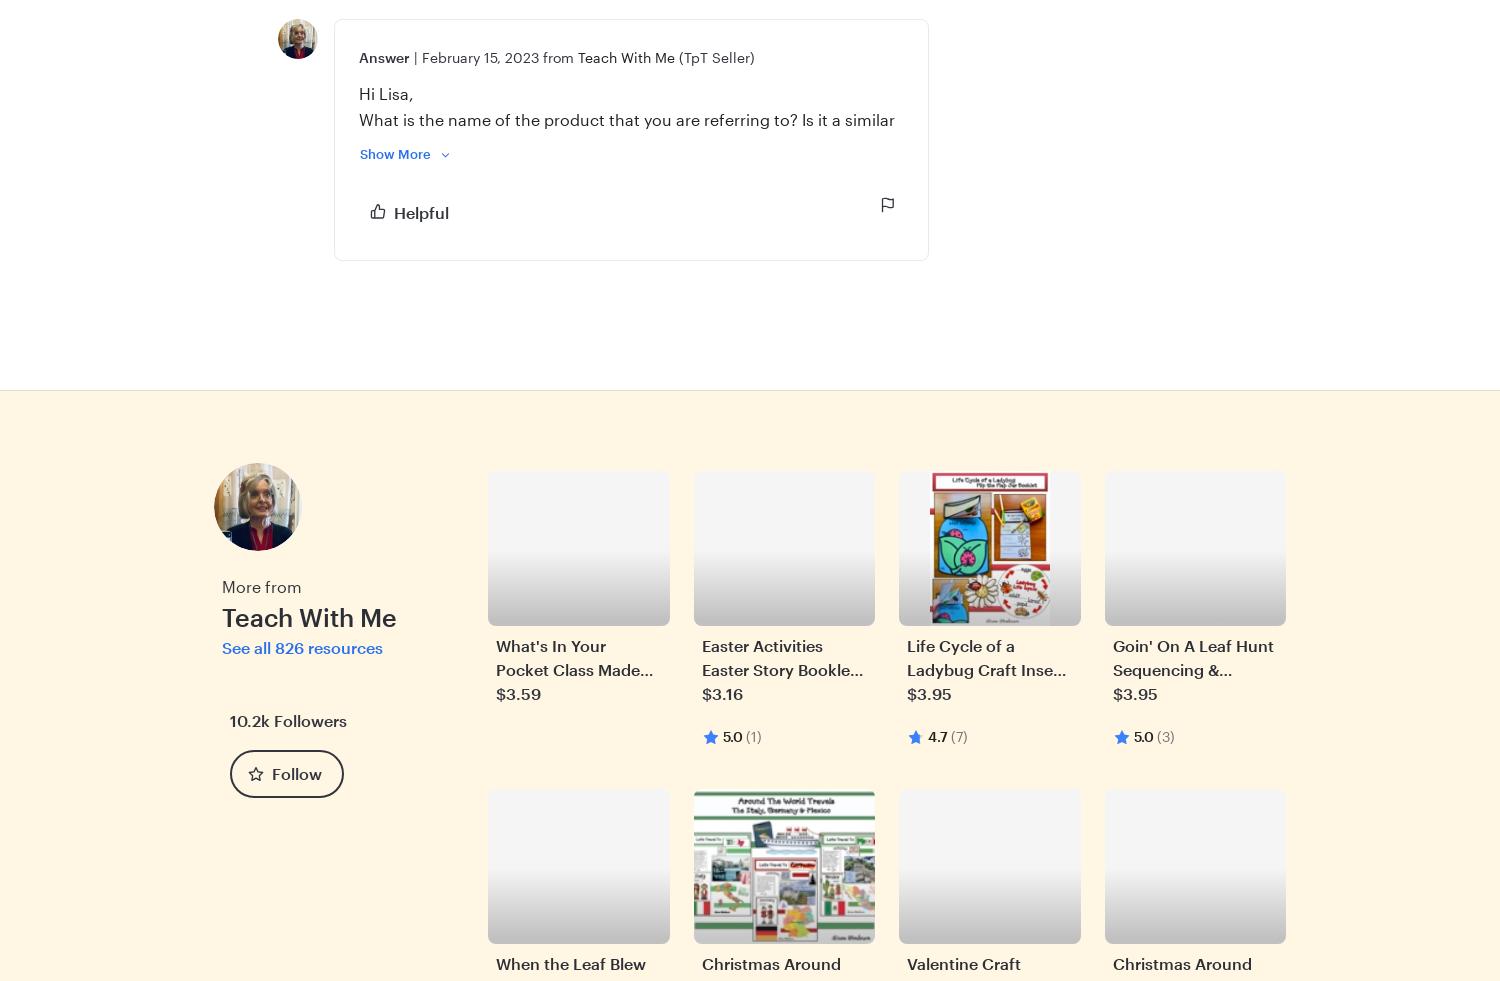 This screenshot has width=1500, height=981. I want to click on '(1)', so click(753, 736).